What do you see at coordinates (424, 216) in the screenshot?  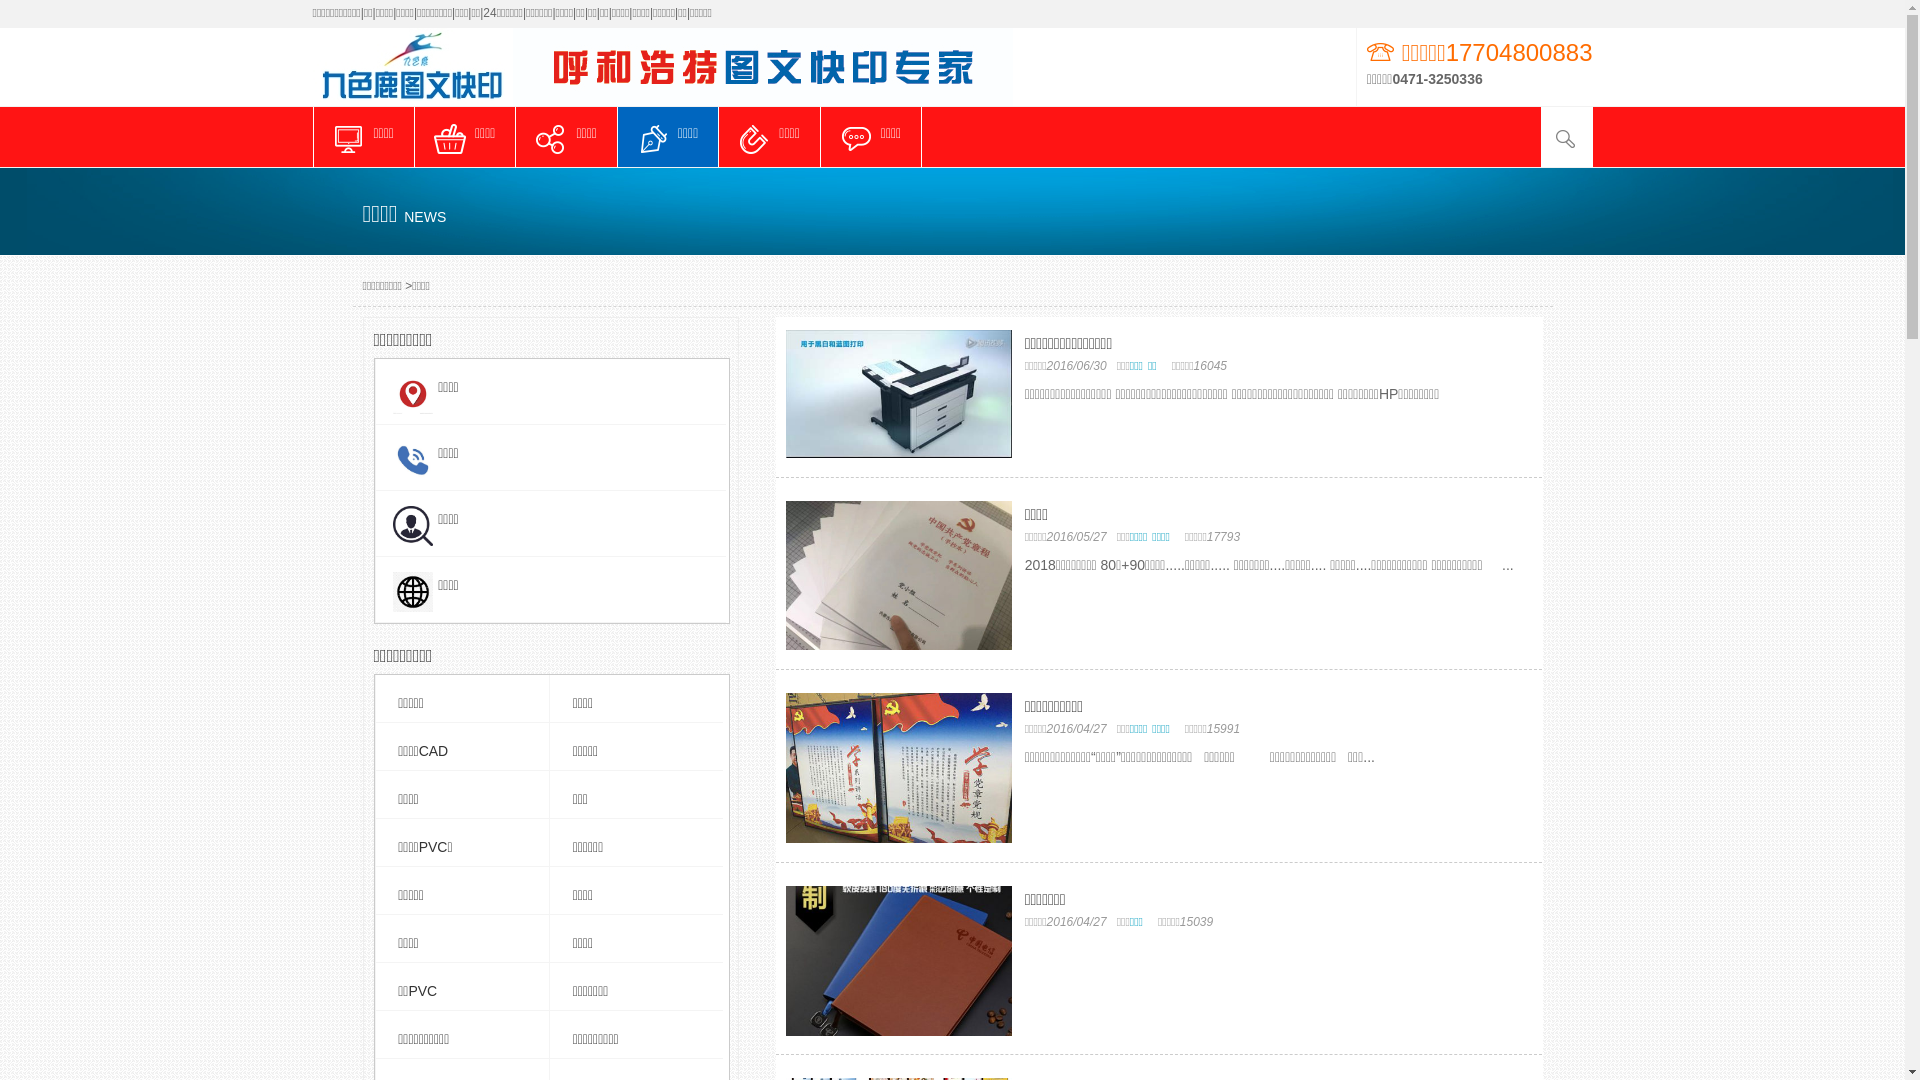 I see `'NEWS'` at bounding box center [424, 216].